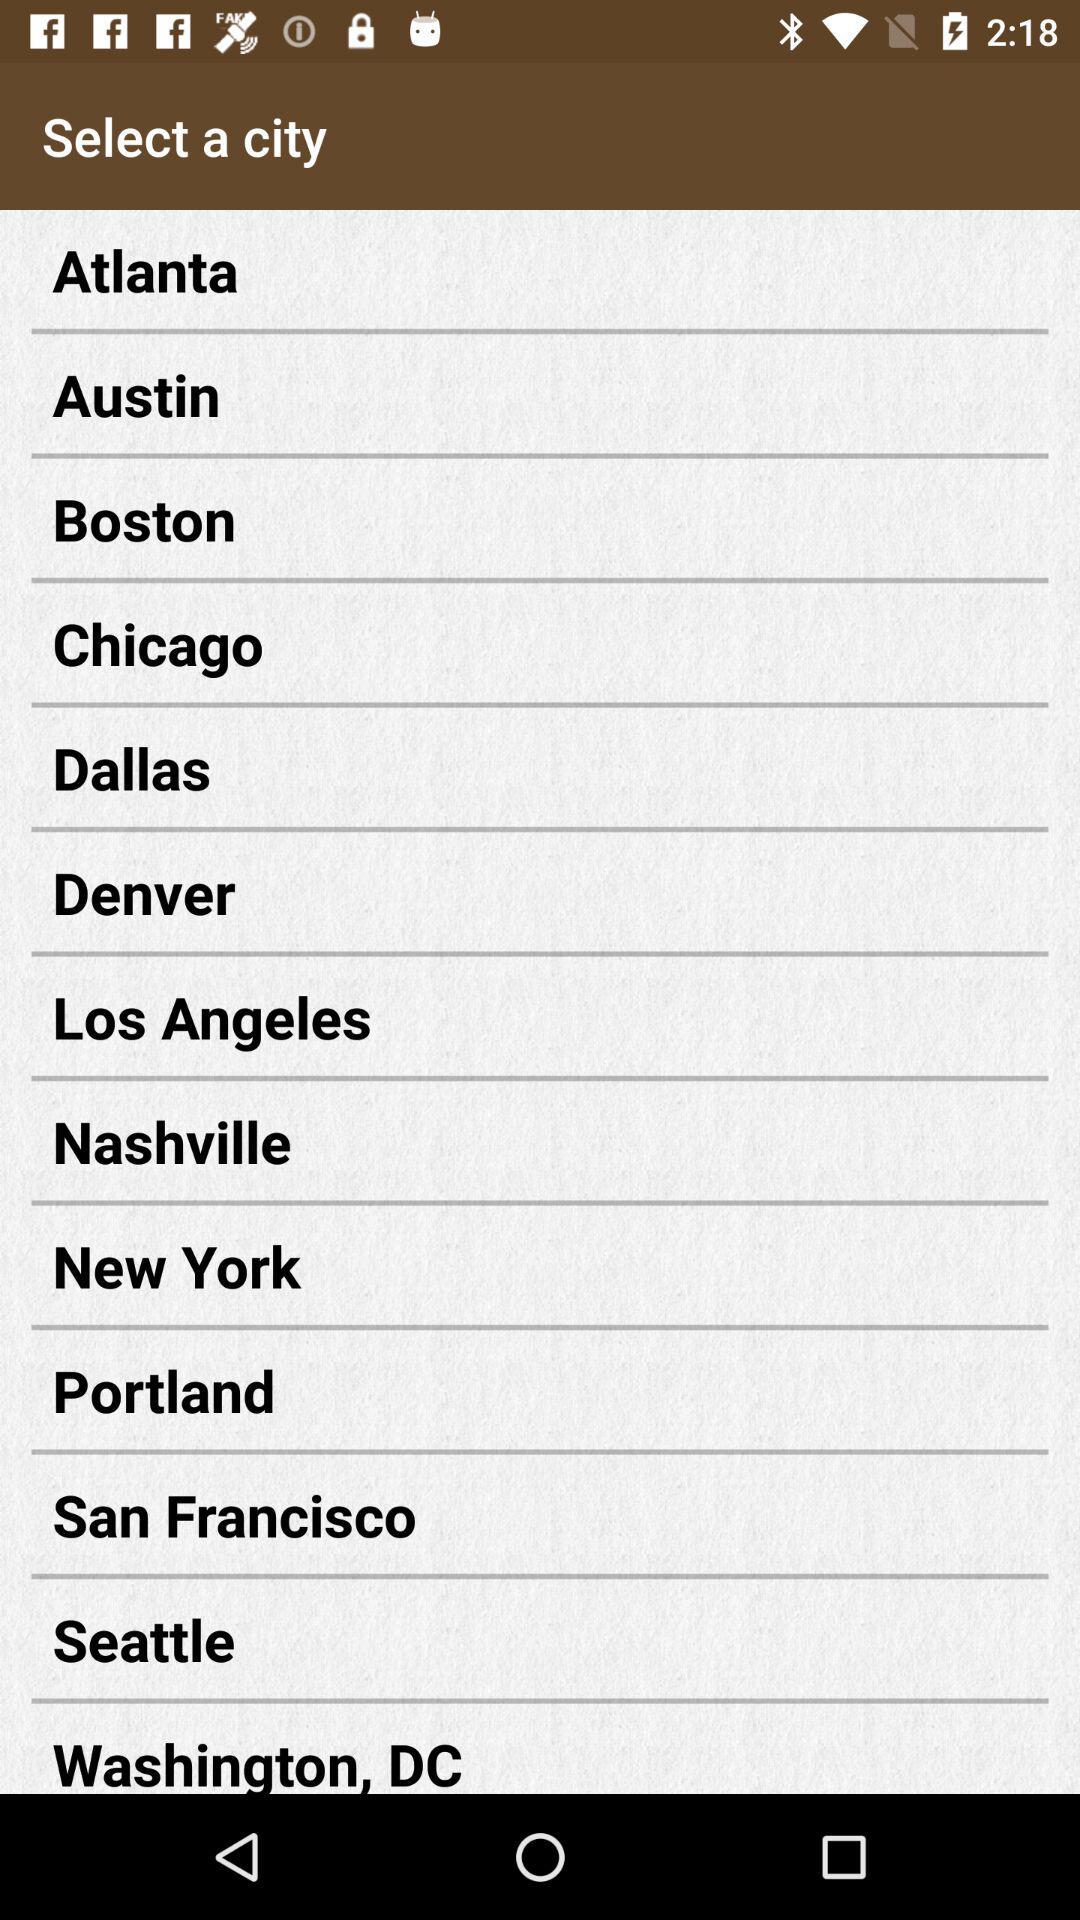 This screenshot has height=1920, width=1080. Describe the element at coordinates (540, 643) in the screenshot. I see `chicago icon` at that location.